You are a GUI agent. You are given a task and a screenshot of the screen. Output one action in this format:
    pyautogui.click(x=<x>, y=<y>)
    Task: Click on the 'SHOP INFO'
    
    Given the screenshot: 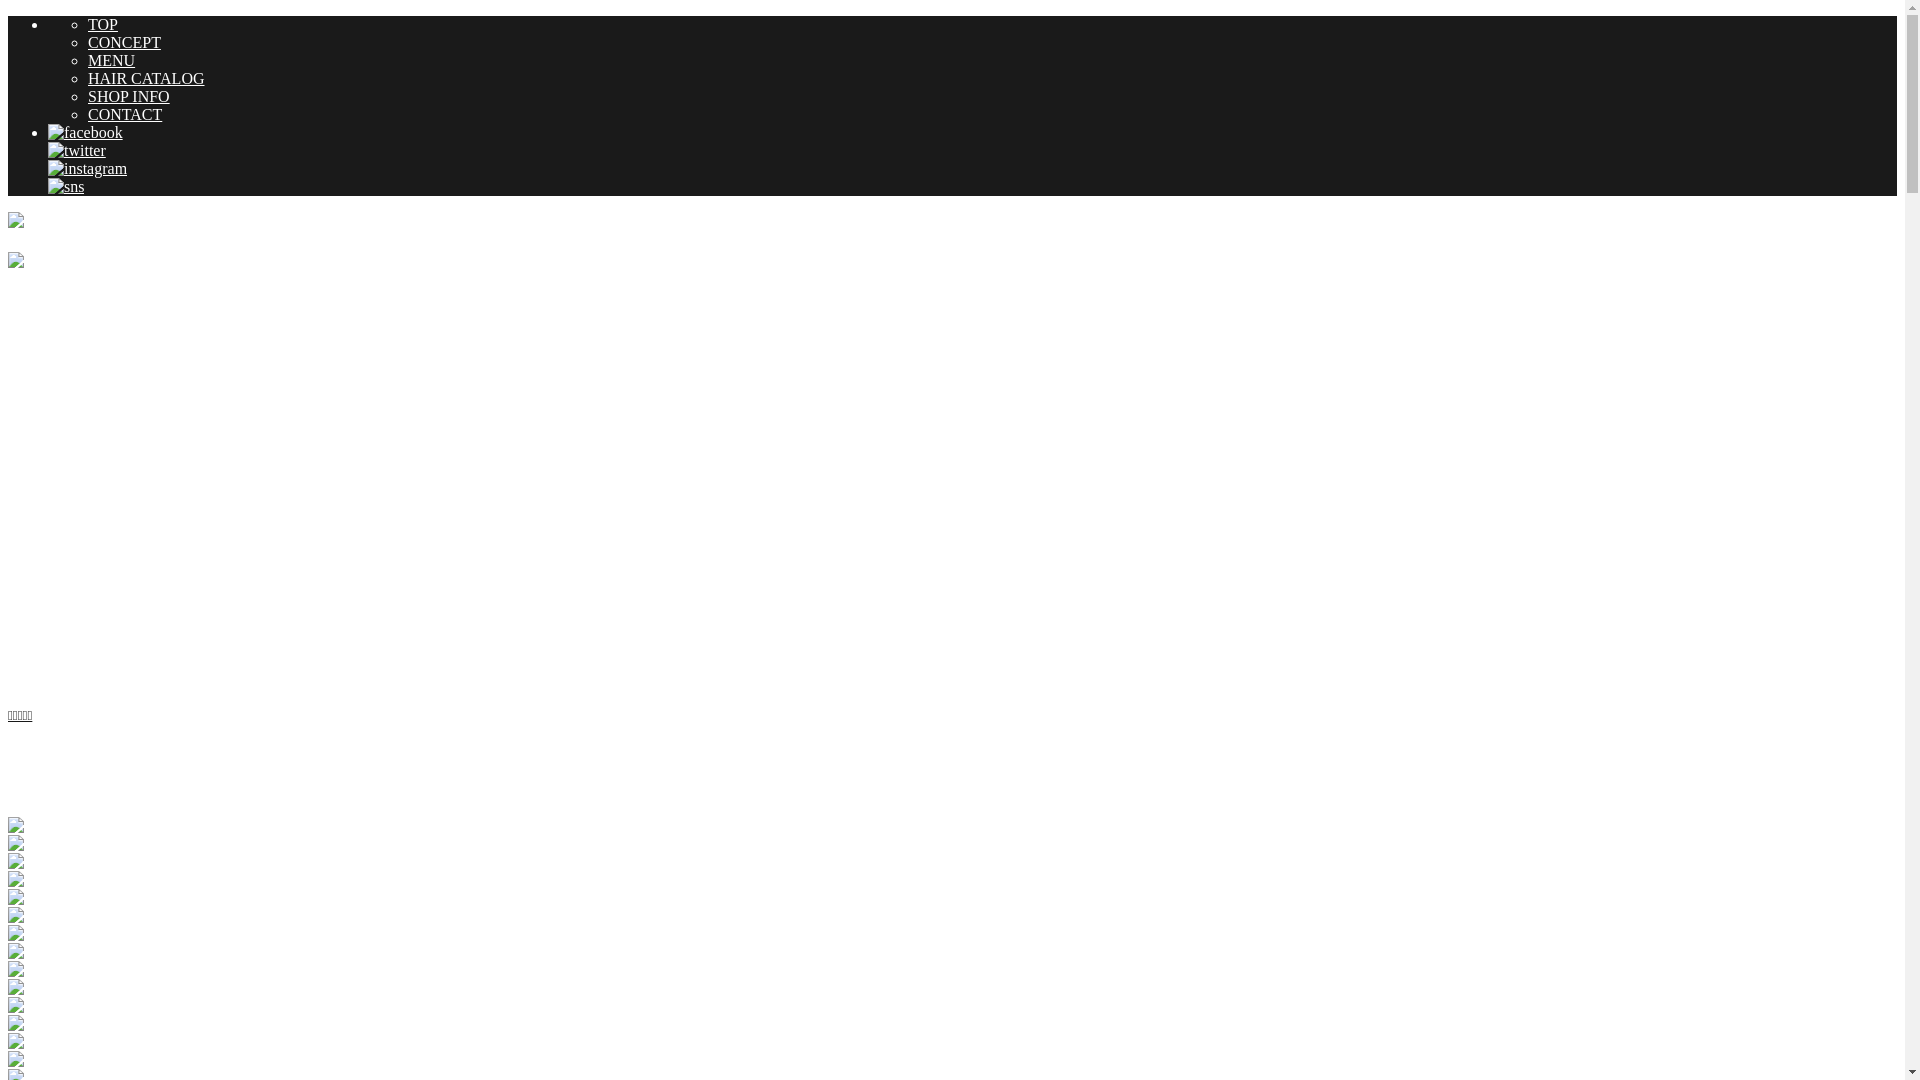 What is the action you would take?
    pyautogui.click(x=128, y=96)
    